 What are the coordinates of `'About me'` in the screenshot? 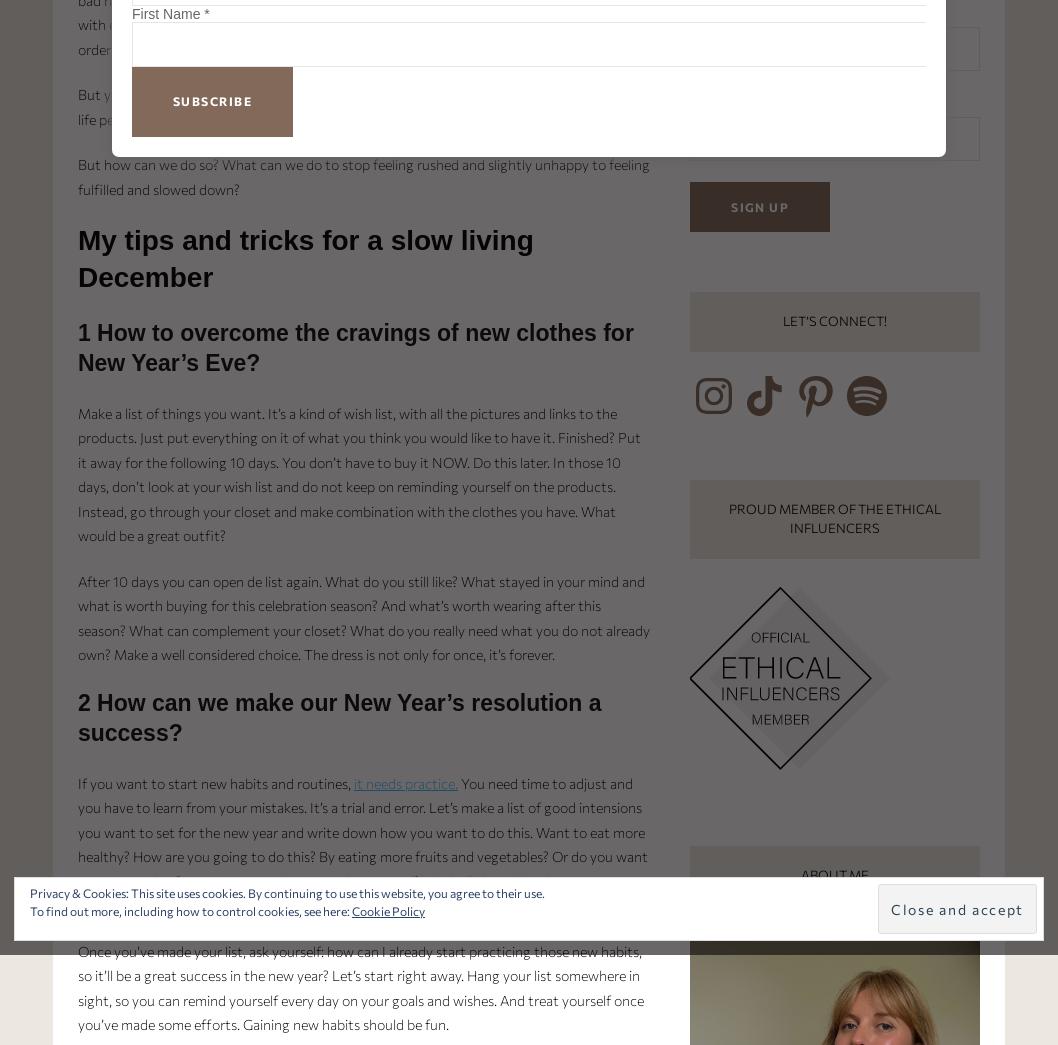 It's located at (833, 874).